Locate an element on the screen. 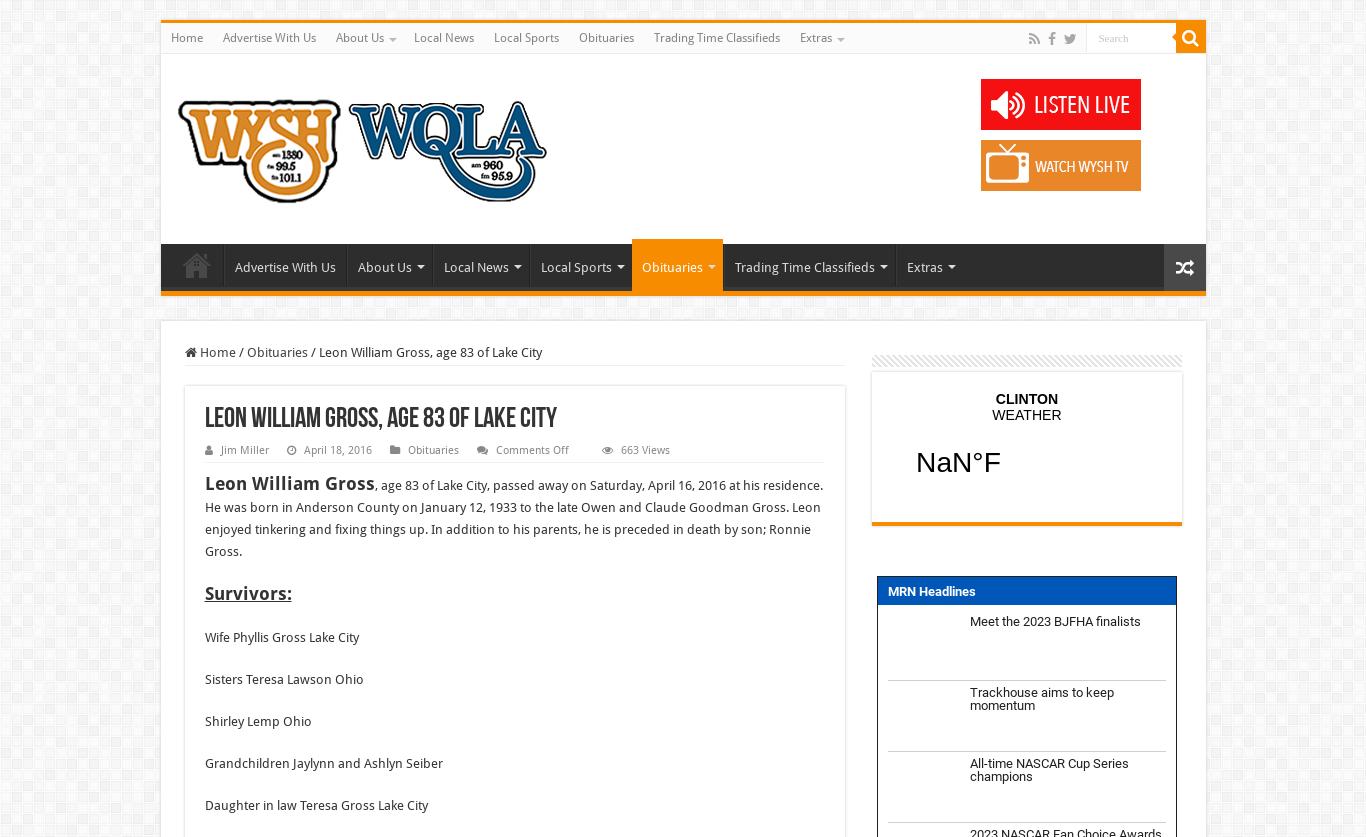 The height and width of the screenshot is (837, 1366). 'Grandchildren Jaylynn and Ashlyn Seiber' is located at coordinates (323, 762).